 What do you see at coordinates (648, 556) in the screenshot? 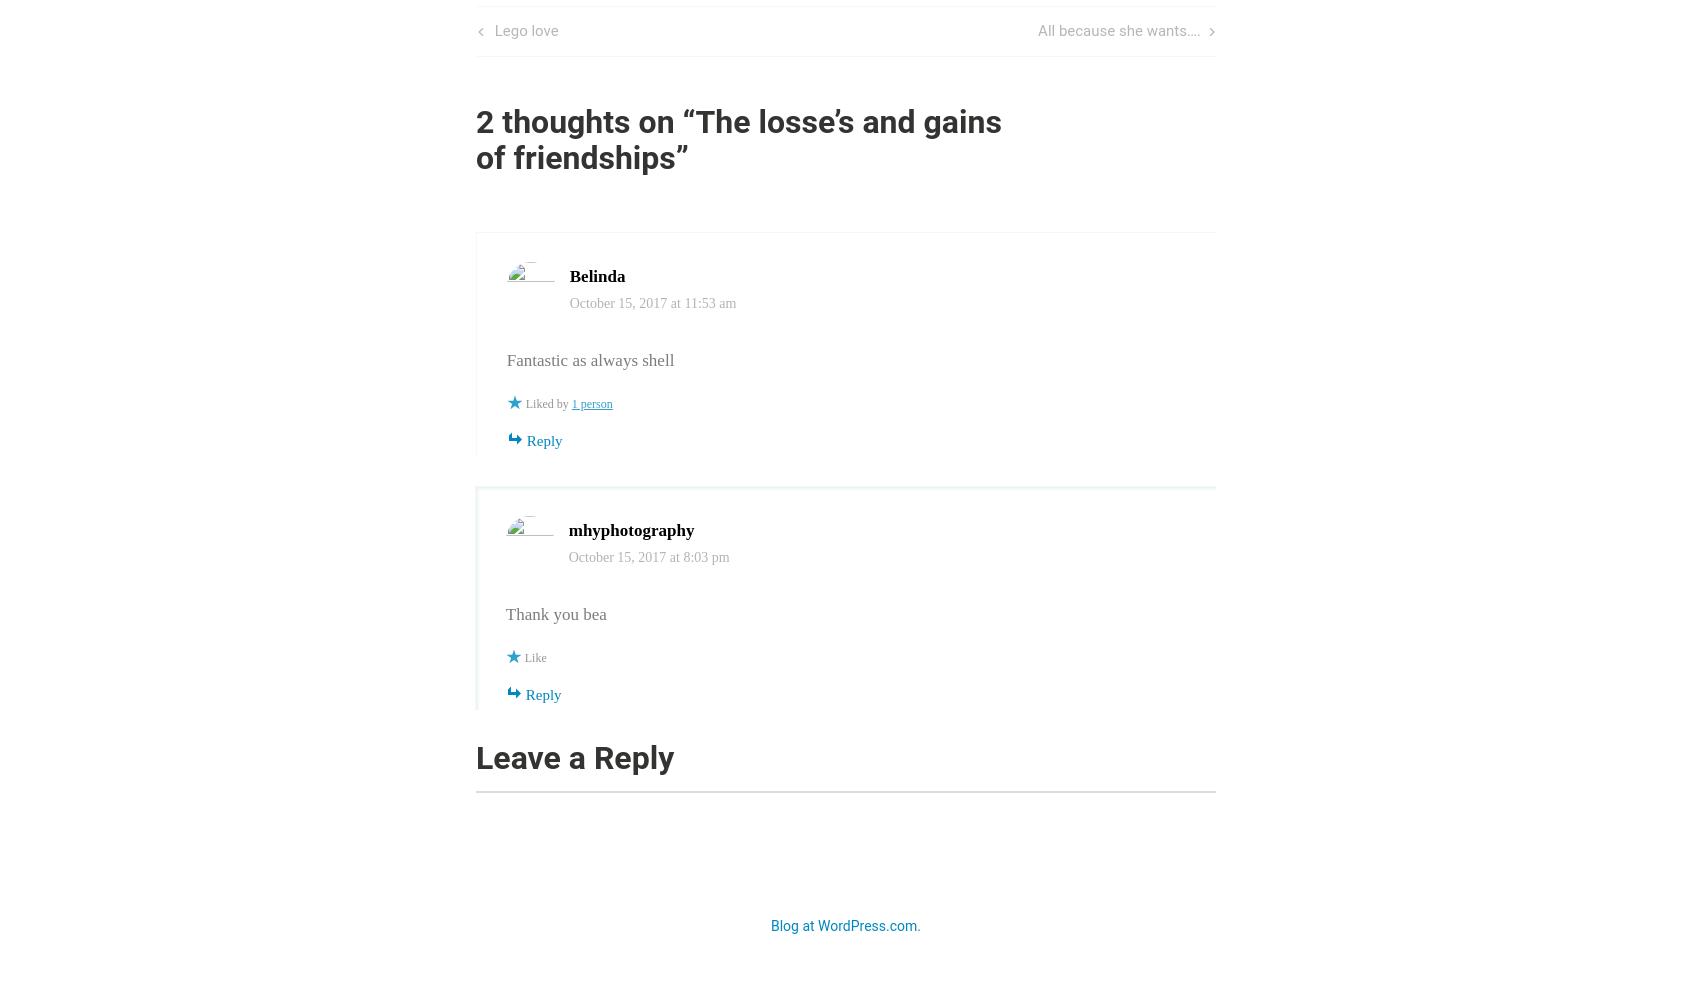
I see `'October 15, 2017 at 8:03 pm'` at bounding box center [648, 556].